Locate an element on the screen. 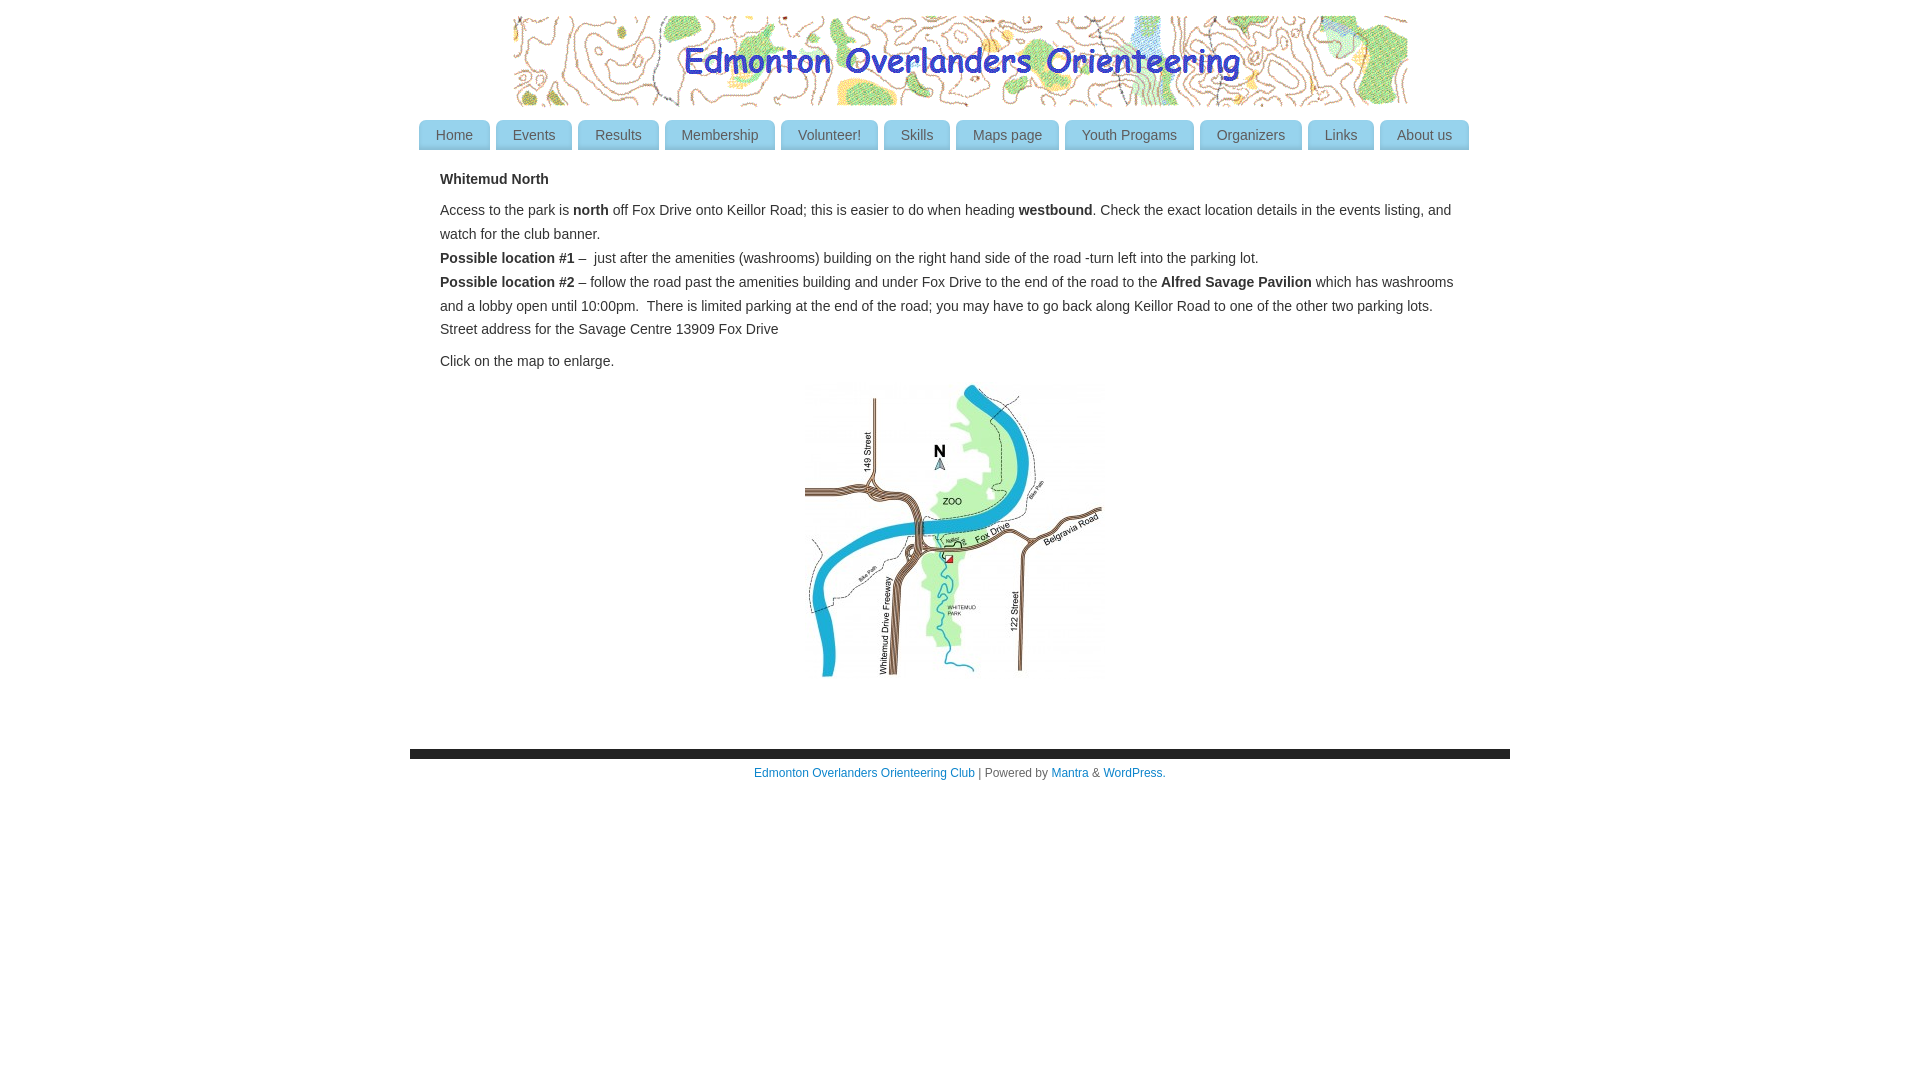 This screenshot has width=1920, height=1080. 'Edmonton Overlanders Orienteering Club' is located at coordinates (864, 771).